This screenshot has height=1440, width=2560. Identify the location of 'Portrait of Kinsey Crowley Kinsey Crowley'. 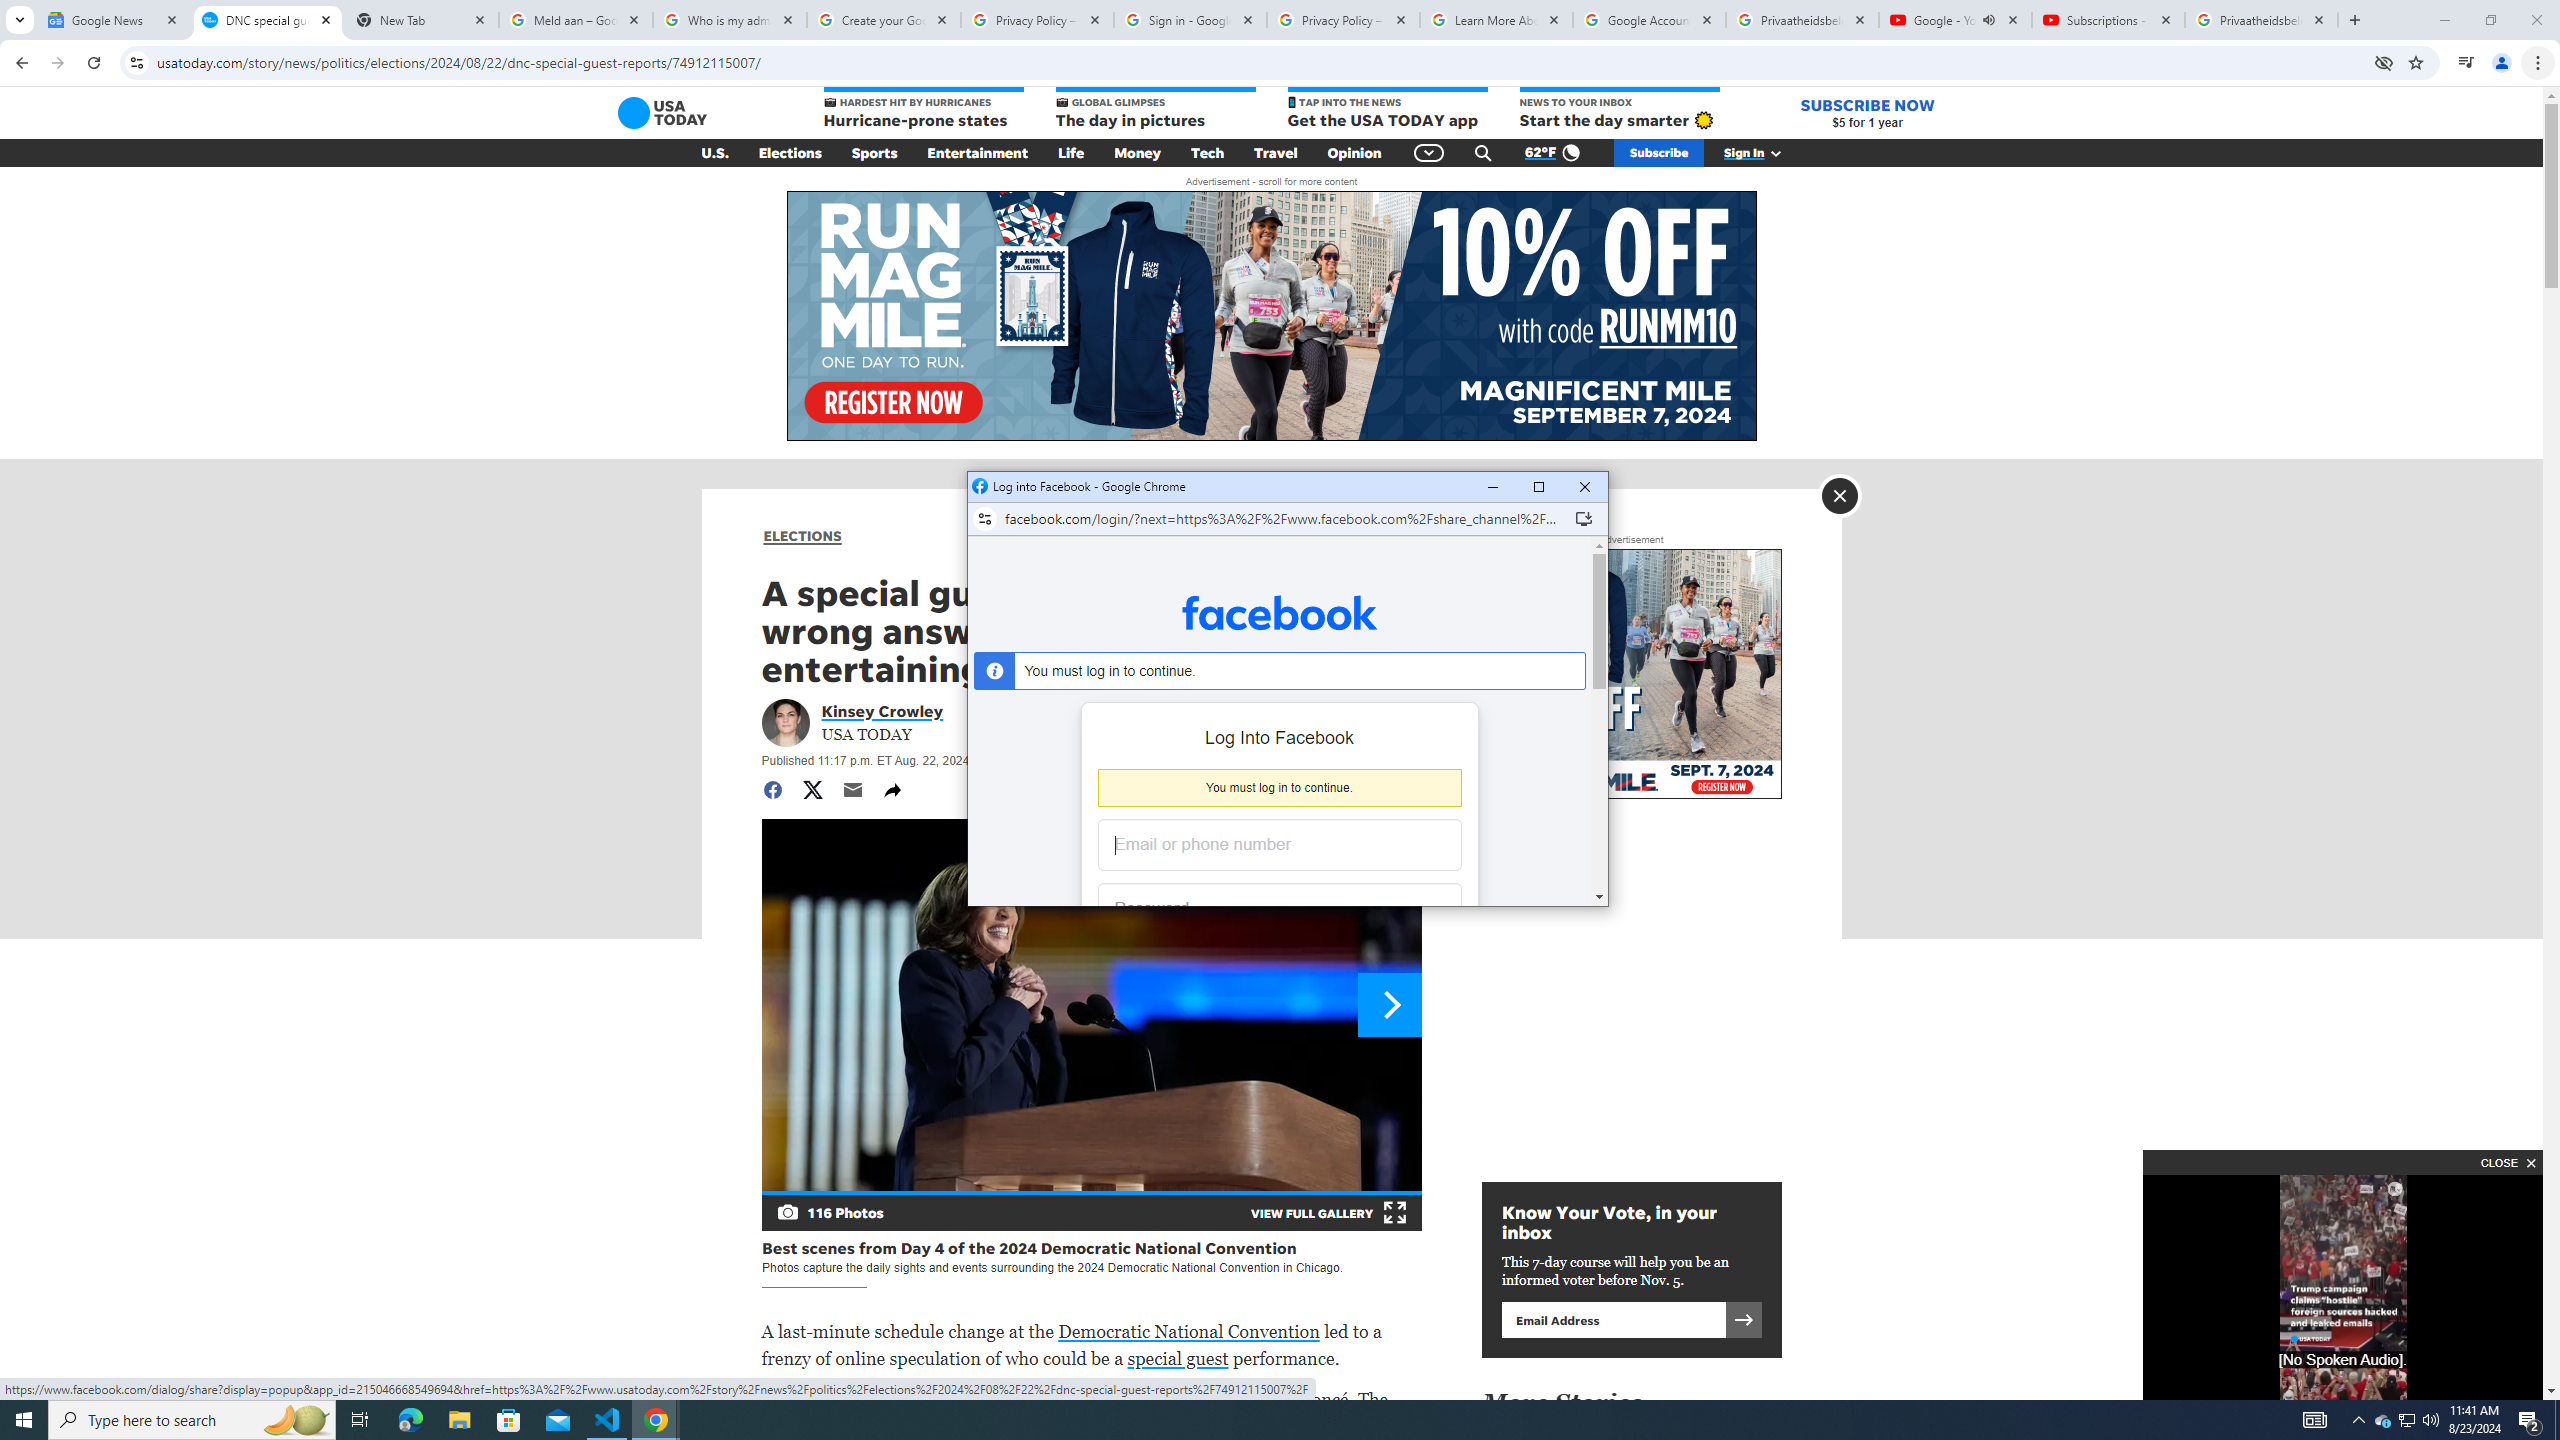
(882, 711).